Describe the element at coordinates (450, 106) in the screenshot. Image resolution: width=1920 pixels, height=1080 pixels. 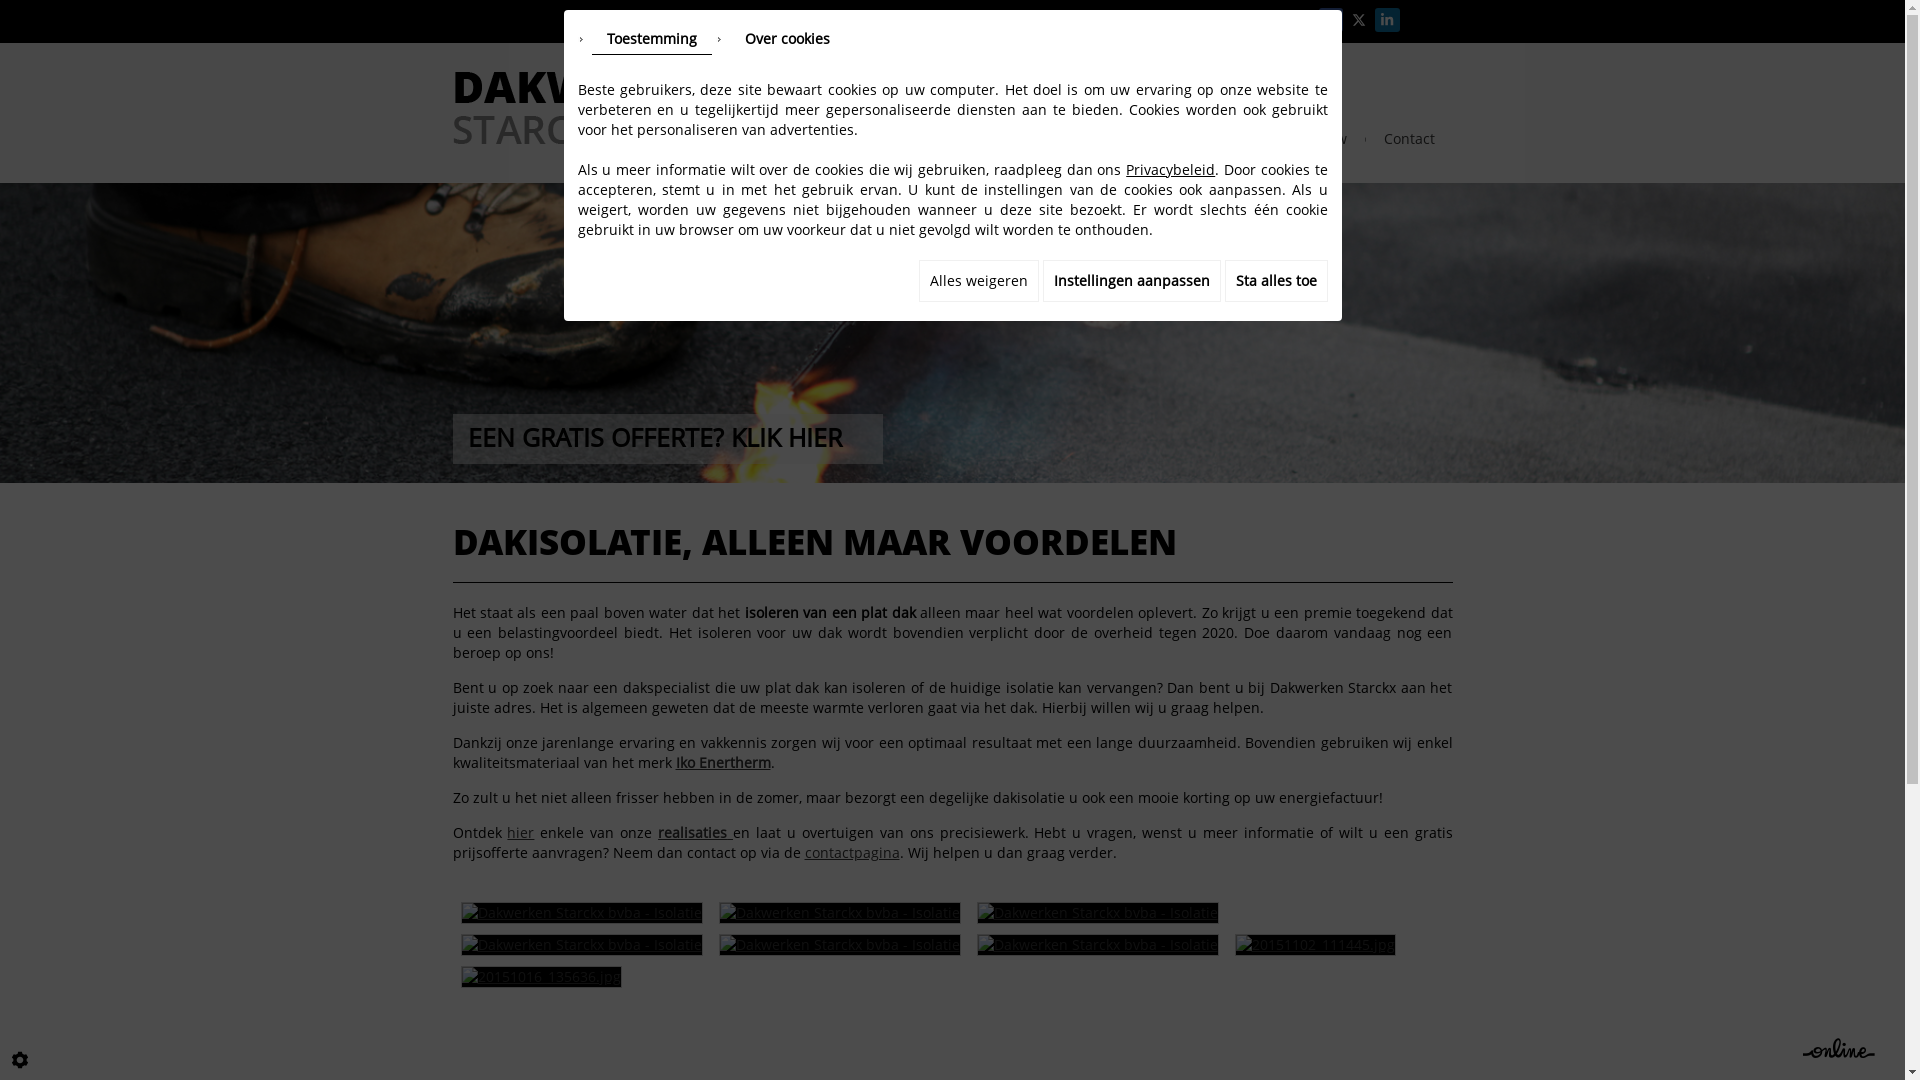
I see `'DAKWERKEN STARCKX BVBA - Turnhout'` at that location.